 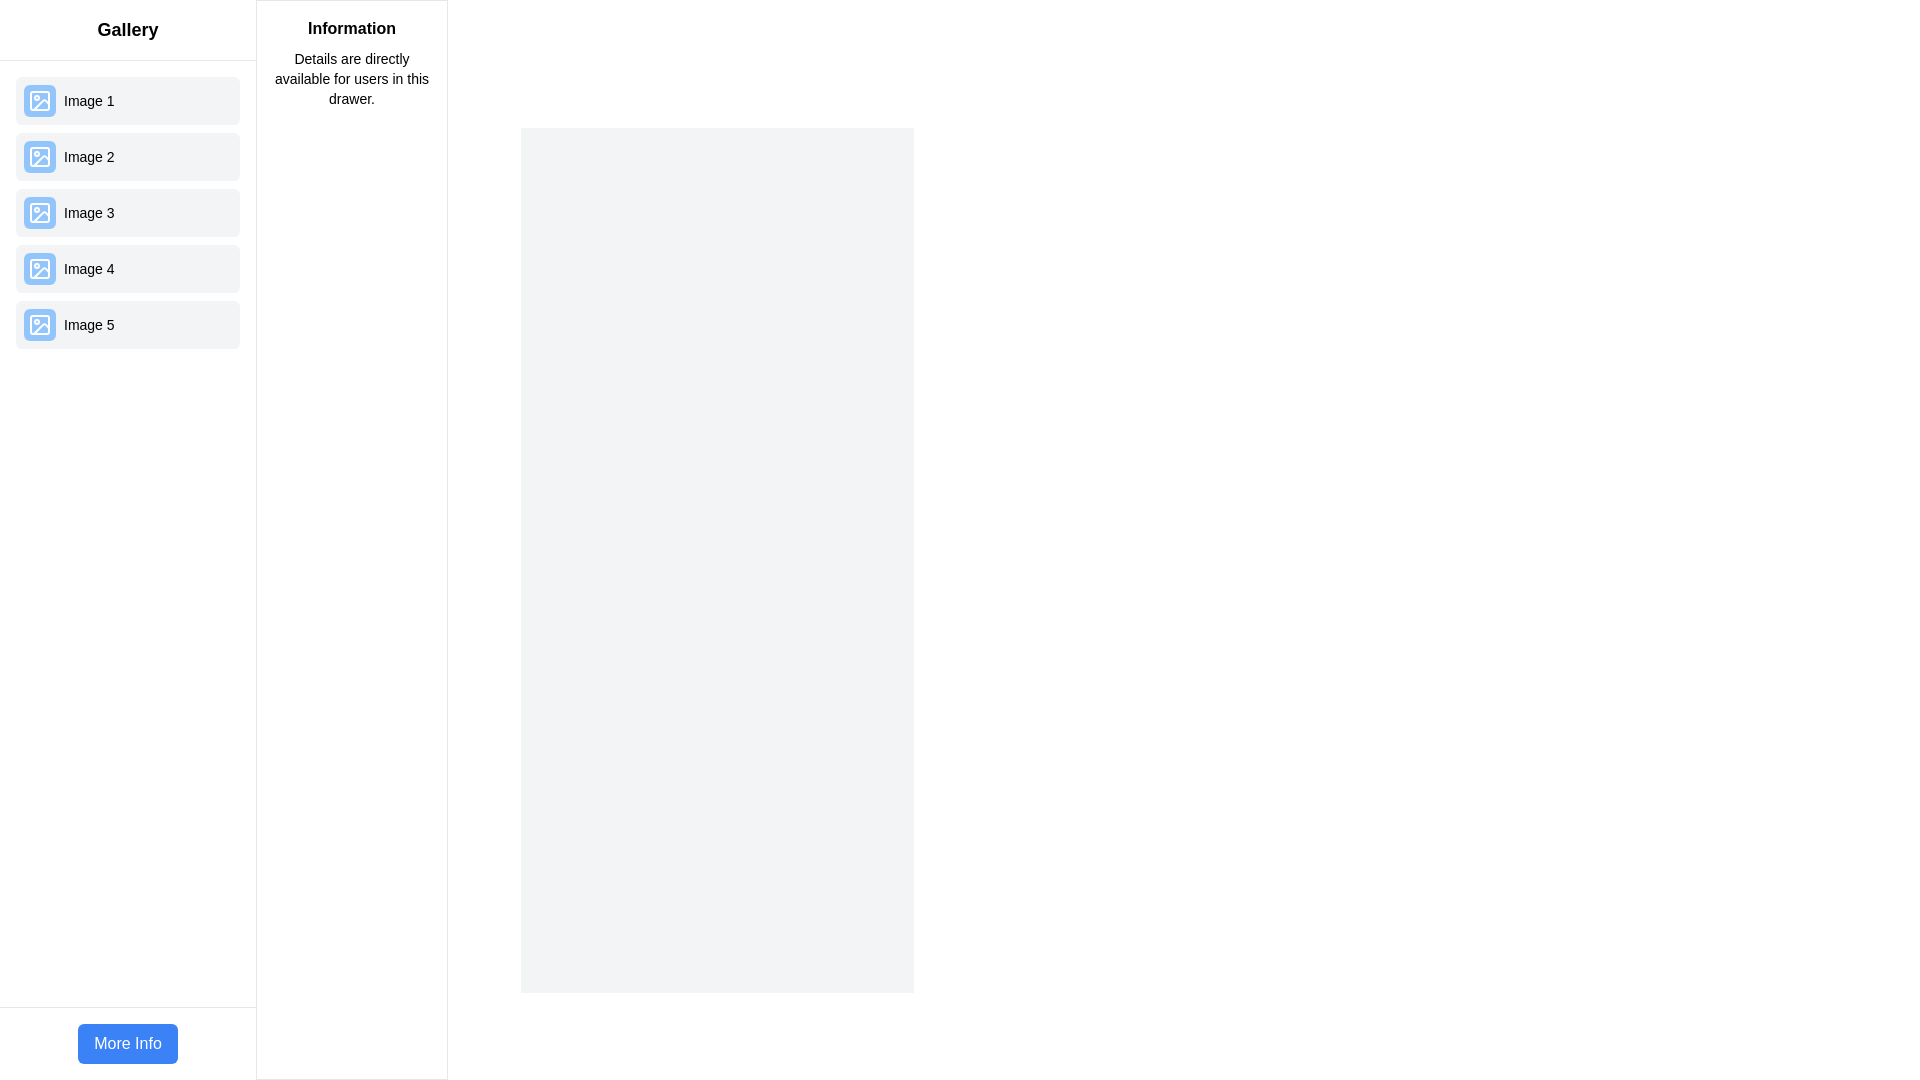 I want to click on the rectangular SVG element representing the icon of 'Image 4' in the gallery panel, which has a size of 18x18 pixels and is located in the left section of the interface, so click(x=39, y=268).